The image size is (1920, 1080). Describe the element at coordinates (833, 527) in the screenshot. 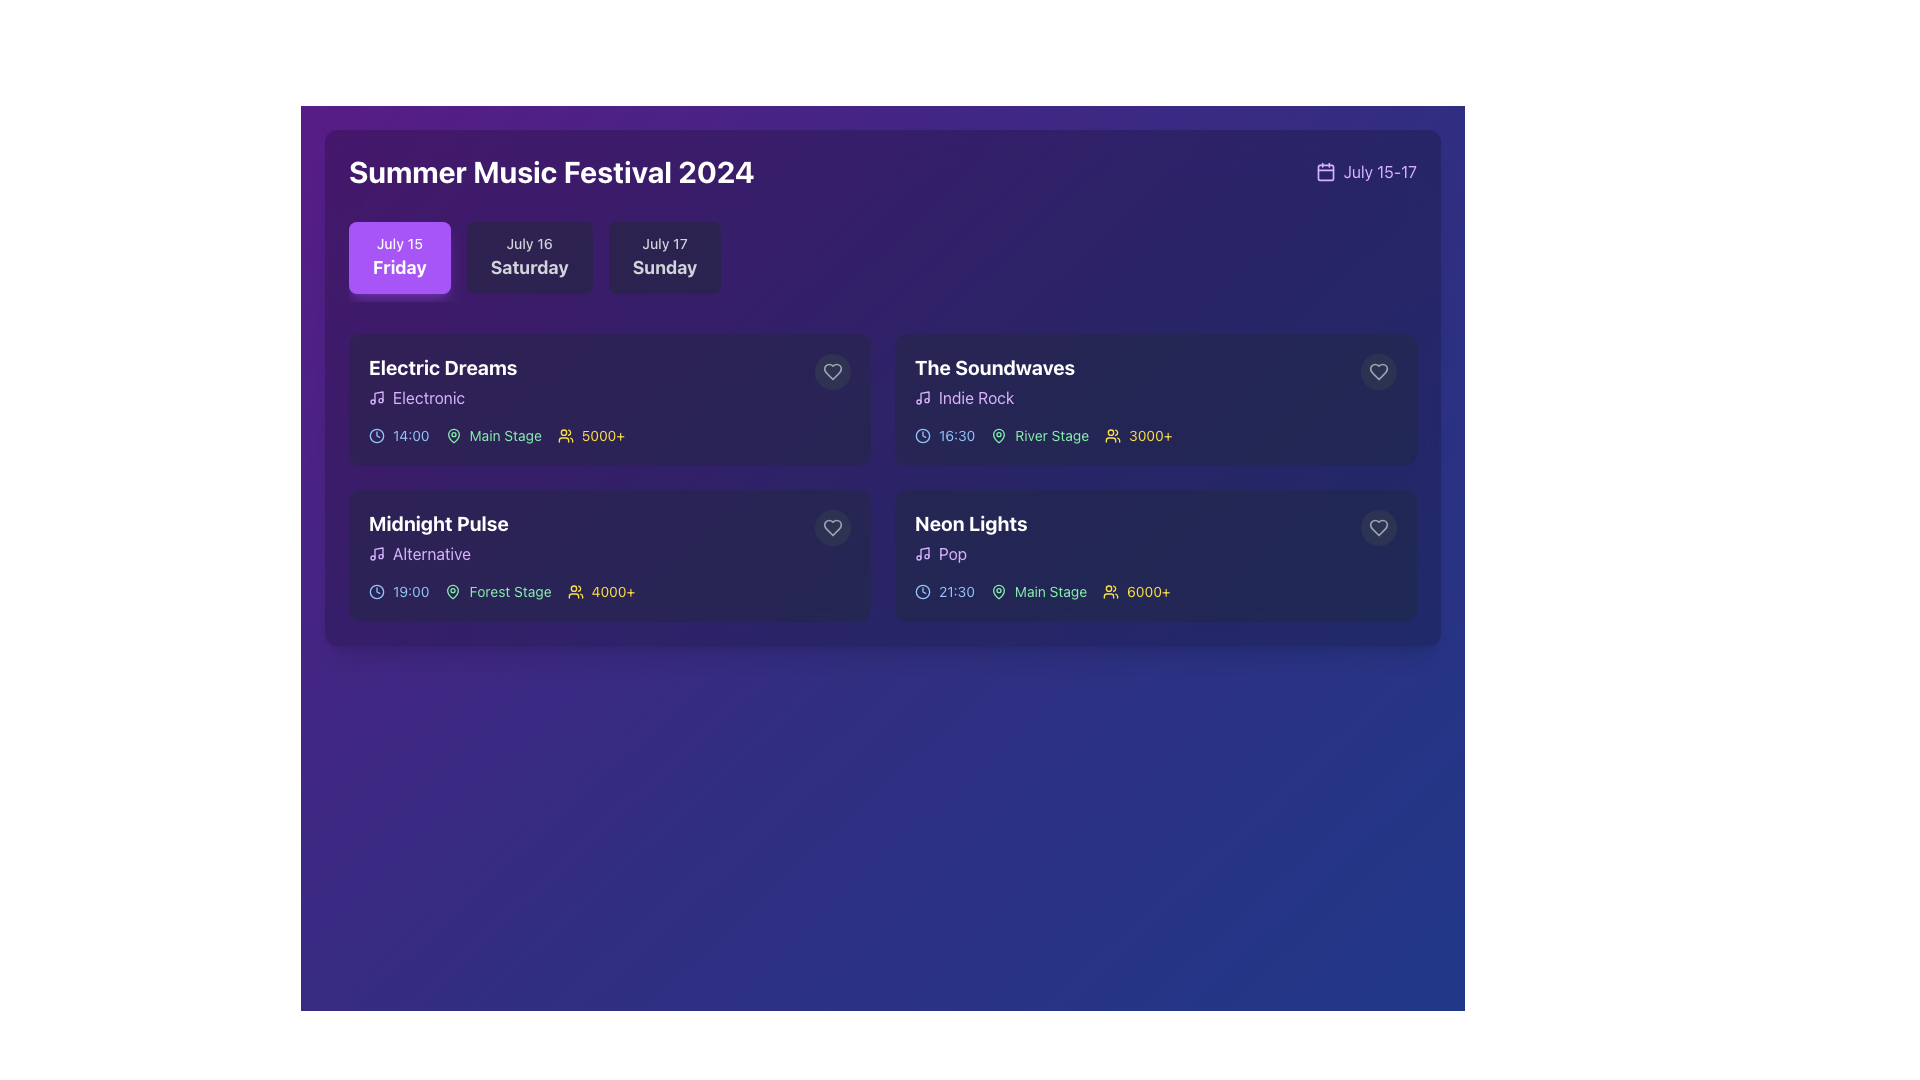

I see `the heart-shaped icon located in the bottom-right corner of the 'Midnight Pulse' card under the 'July 15' section to mark or unmark it as favorite` at that location.